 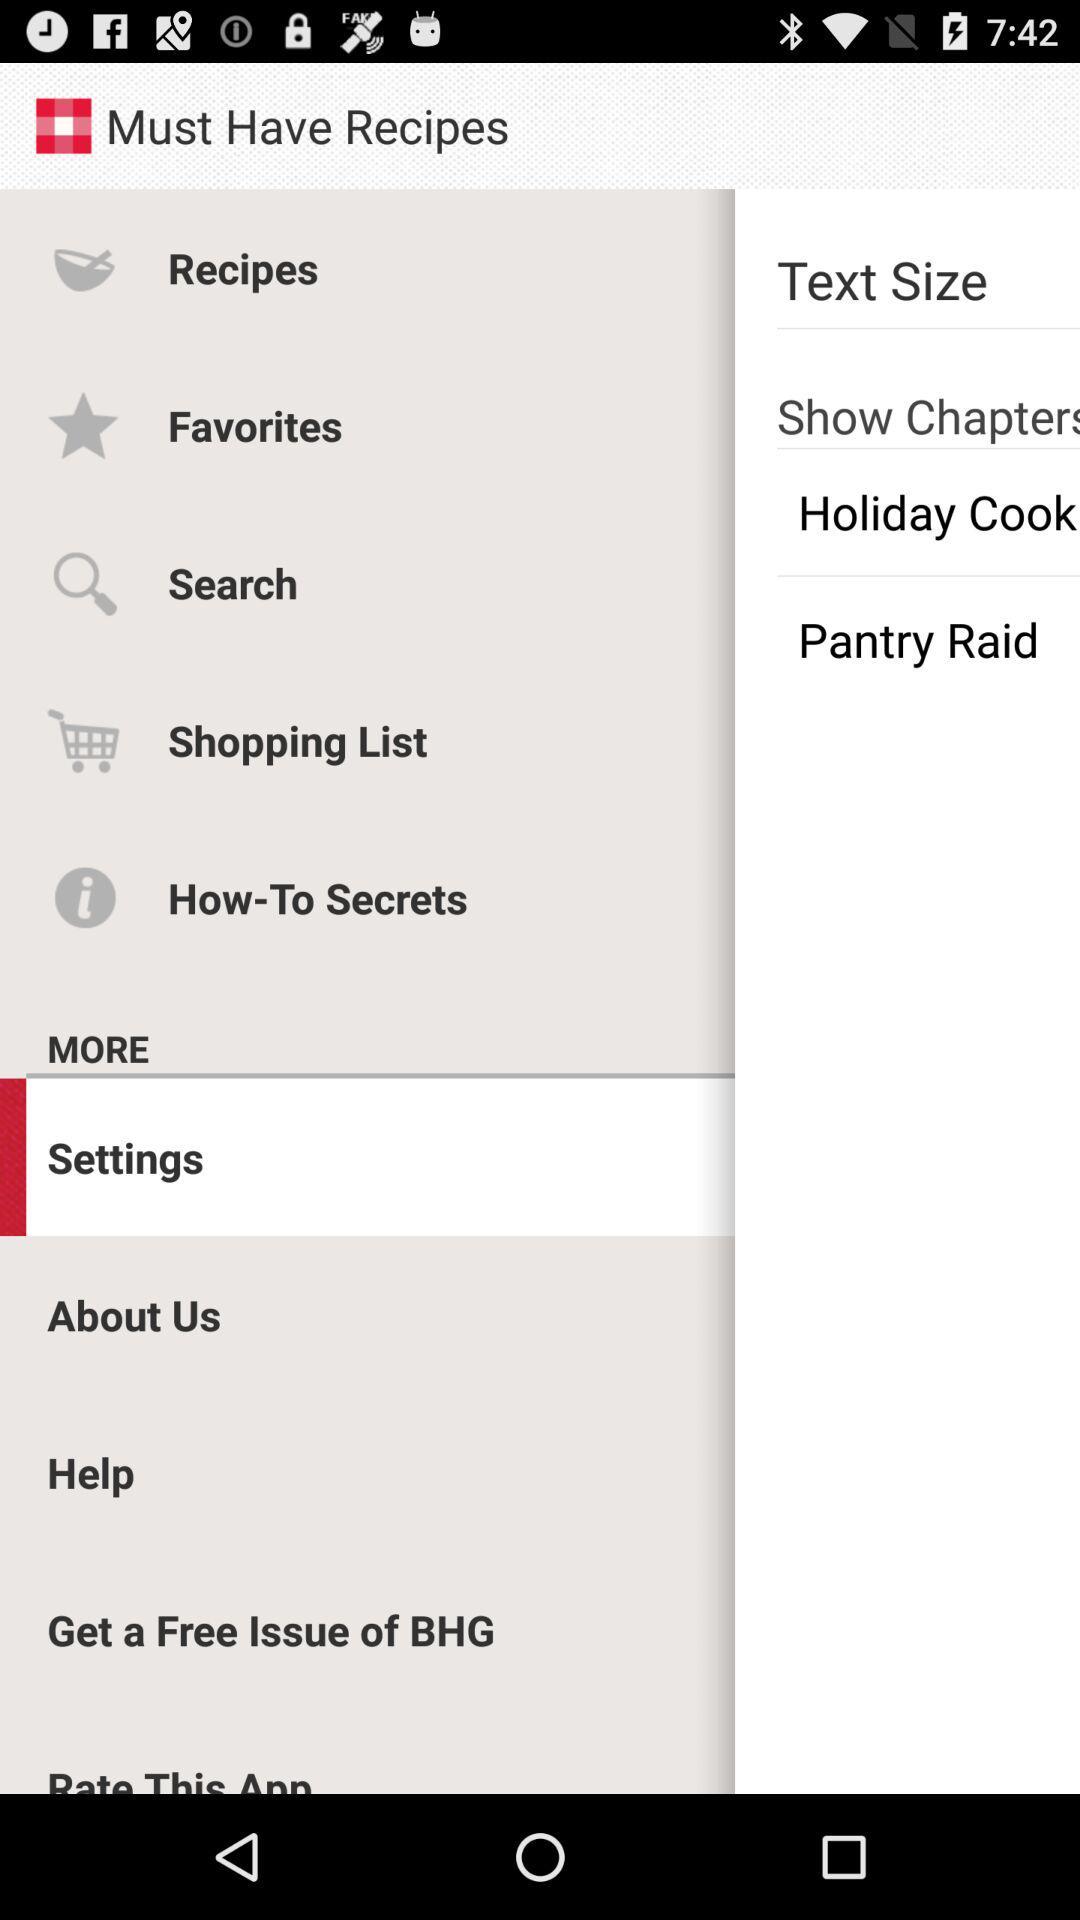 What do you see at coordinates (231, 581) in the screenshot?
I see `the checkbox to the left of the holiday cooking` at bounding box center [231, 581].